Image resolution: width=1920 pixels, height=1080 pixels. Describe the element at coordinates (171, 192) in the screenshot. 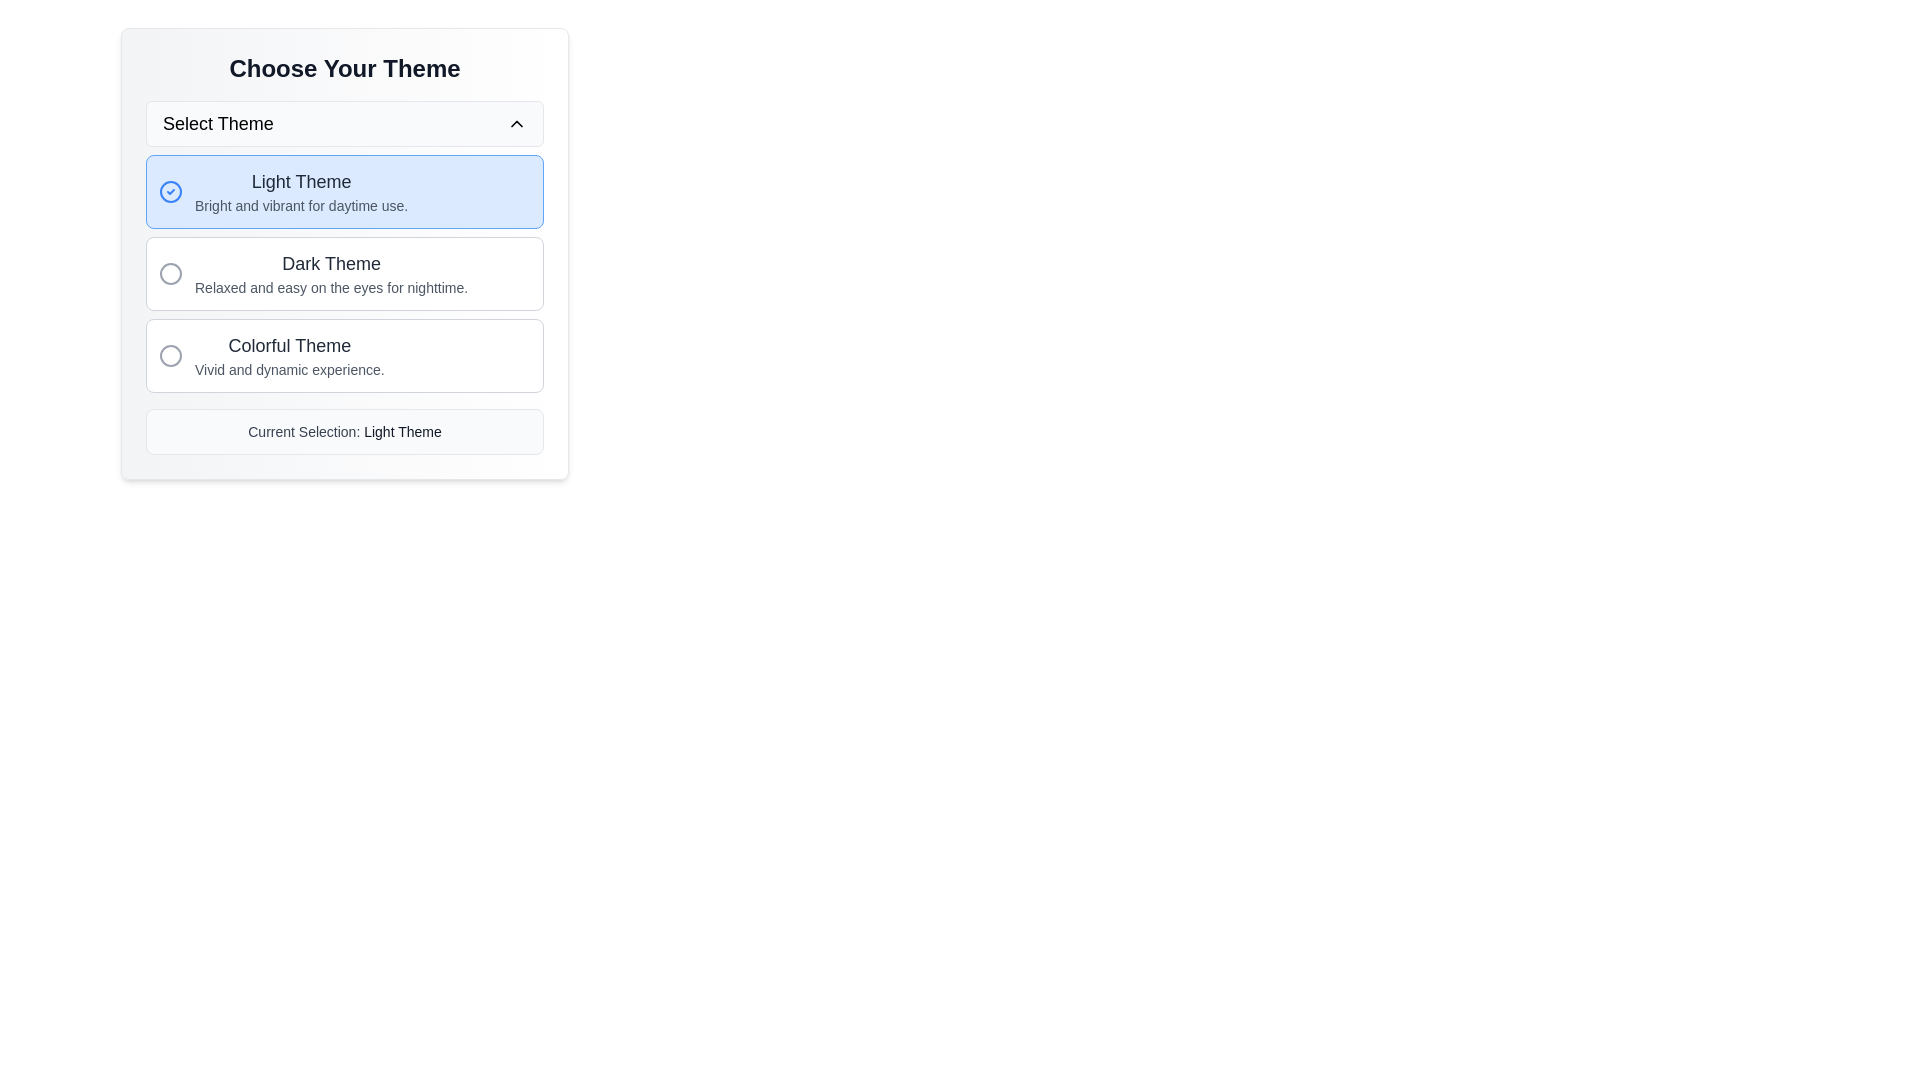

I see `the circular selection indicator icon with a blue border and a checkmark symbol, located at the top-left corner of the 'Light Theme' highlighted area` at that location.